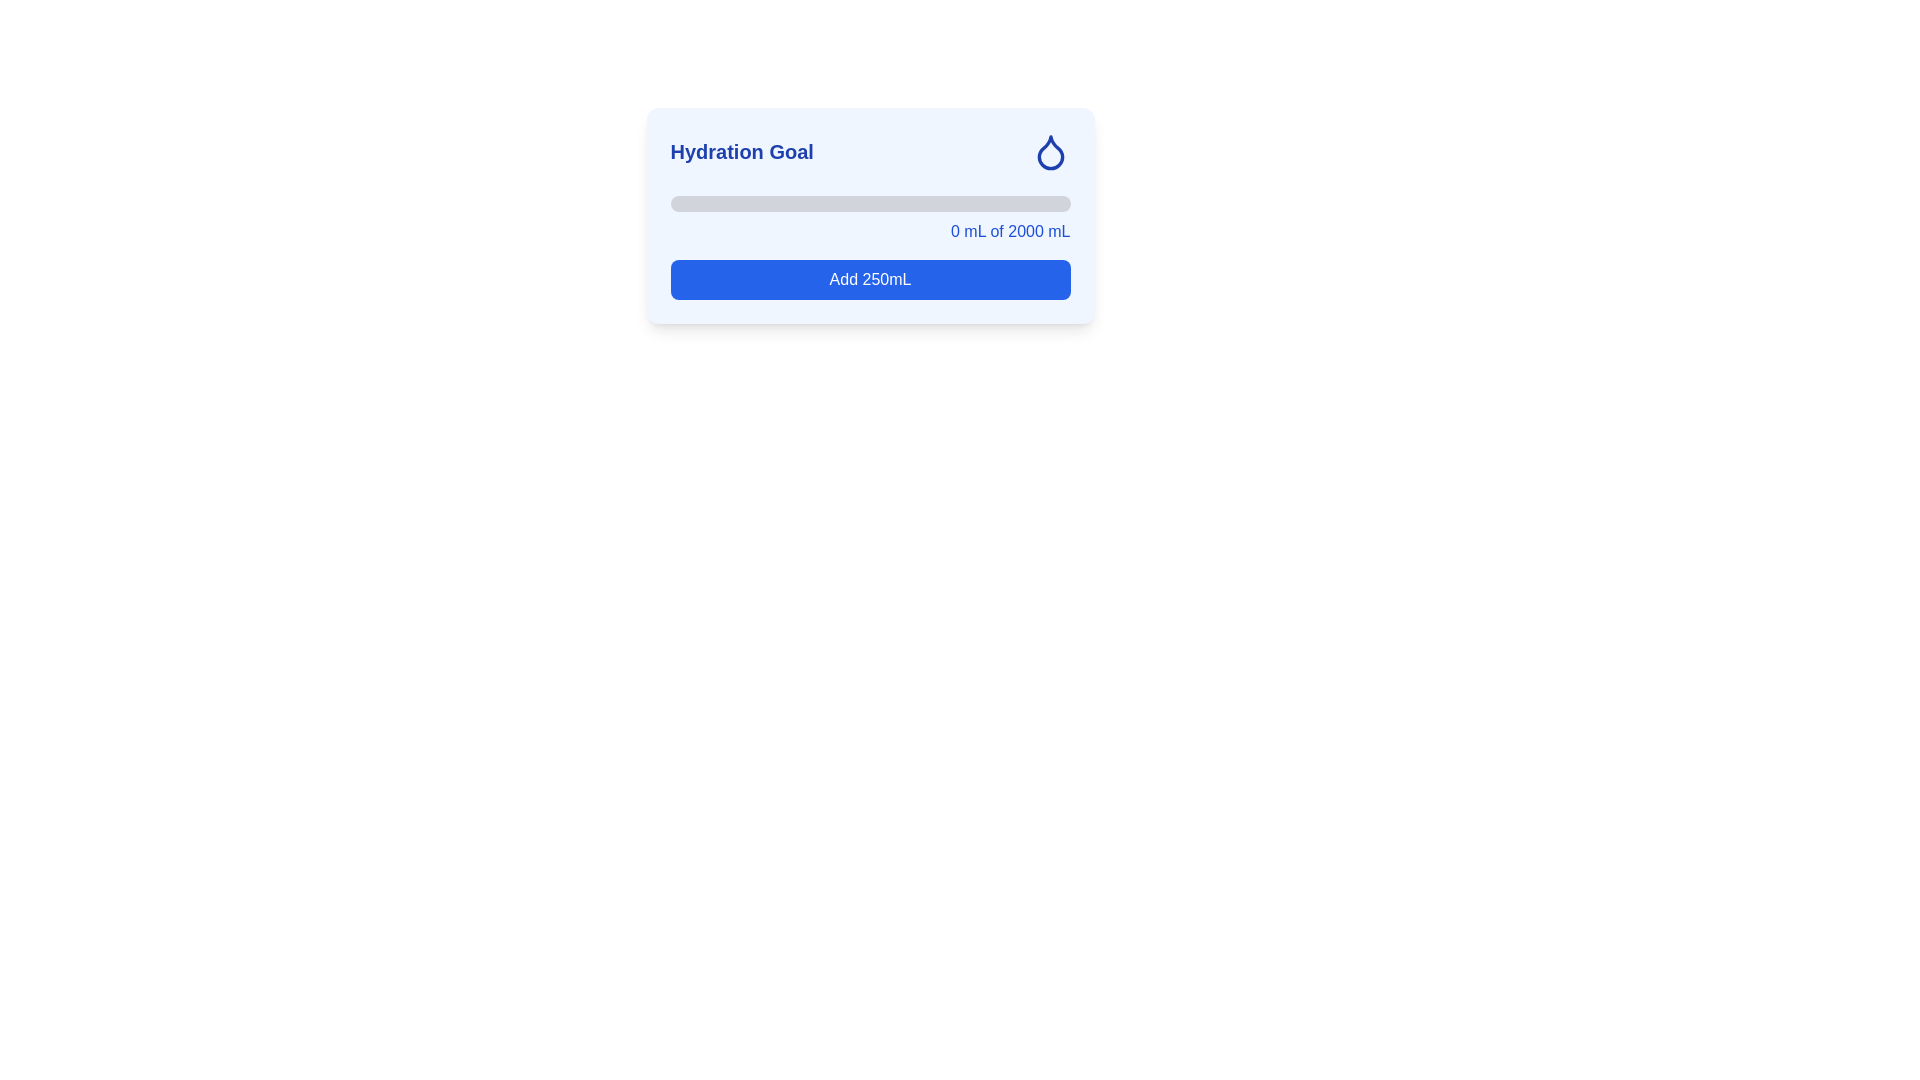 This screenshot has height=1080, width=1920. What do you see at coordinates (870, 219) in the screenshot?
I see `the progress bar displaying '0 mL of 2000 mL' within the 'Hydration Goal' card` at bounding box center [870, 219].